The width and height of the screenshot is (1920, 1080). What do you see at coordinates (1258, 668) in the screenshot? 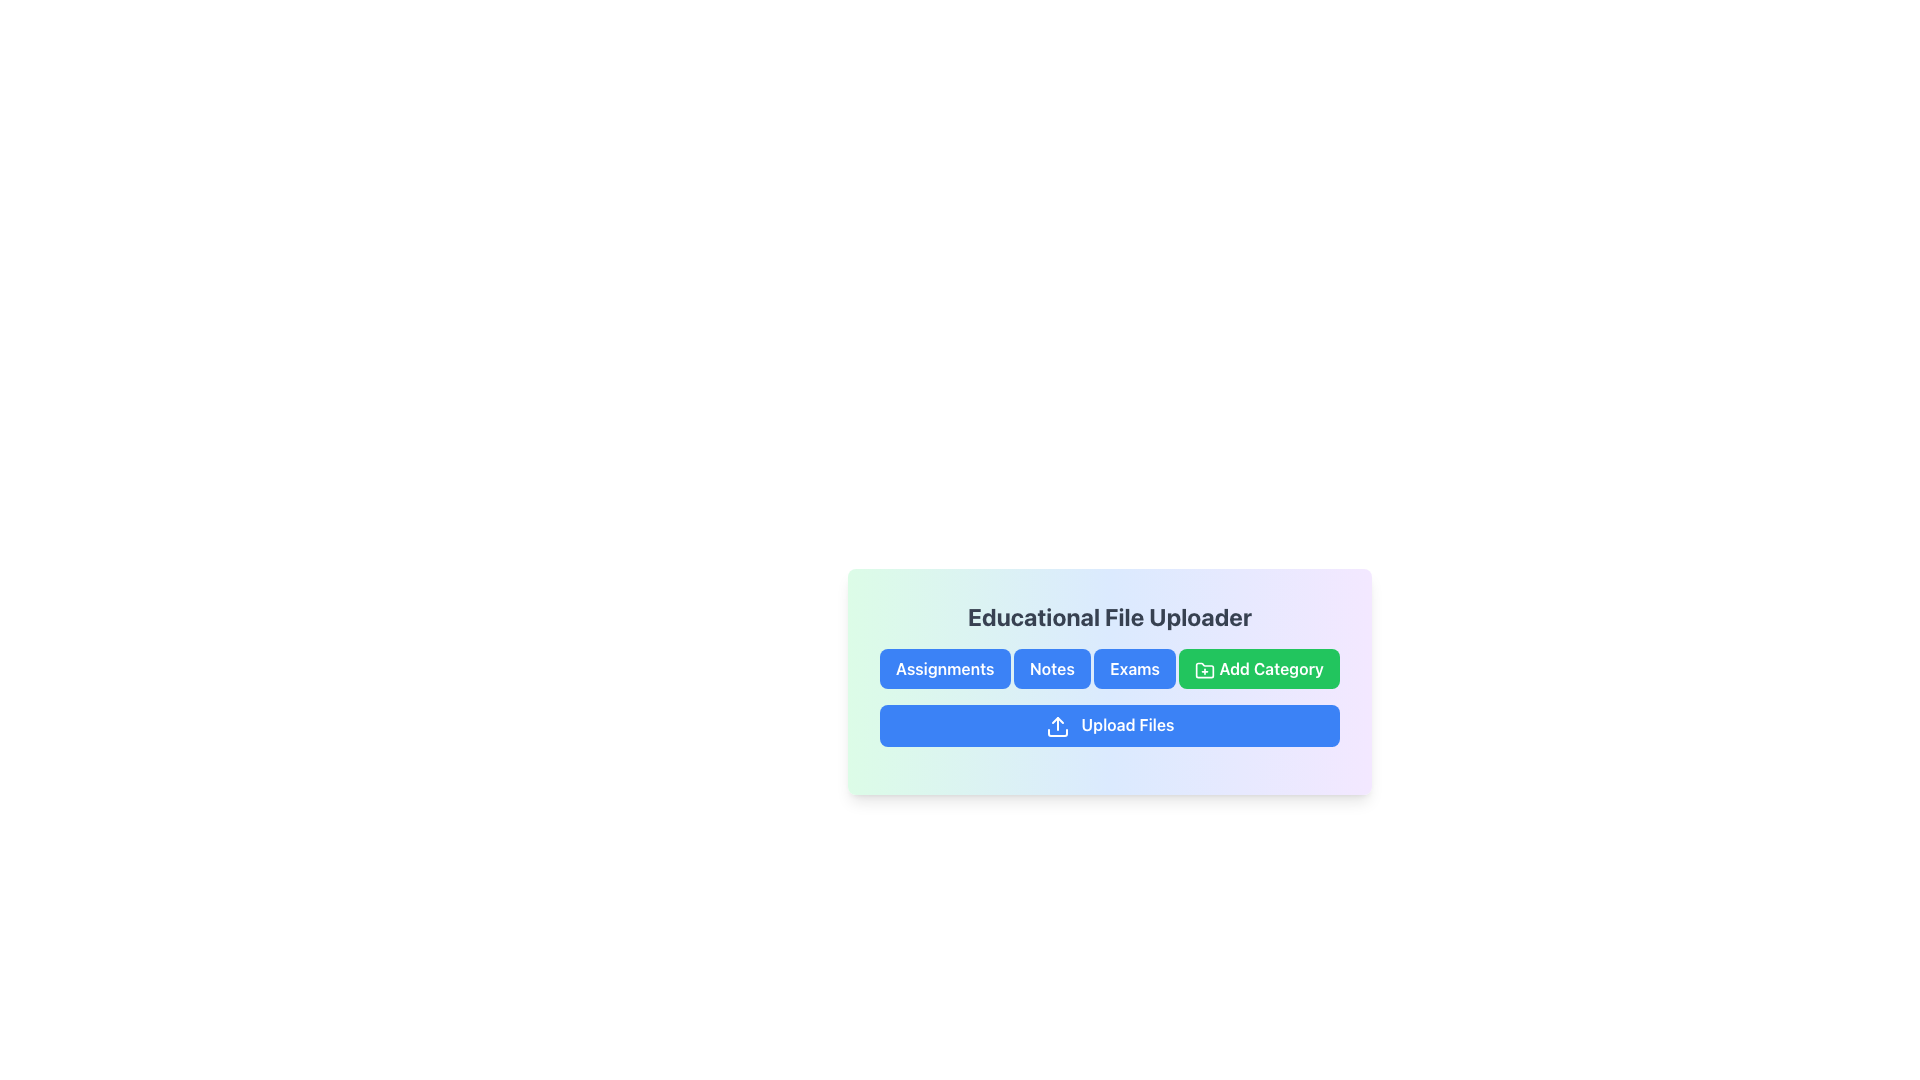
I see `the 'Add Category' button` at bounding box center [1258, 668].